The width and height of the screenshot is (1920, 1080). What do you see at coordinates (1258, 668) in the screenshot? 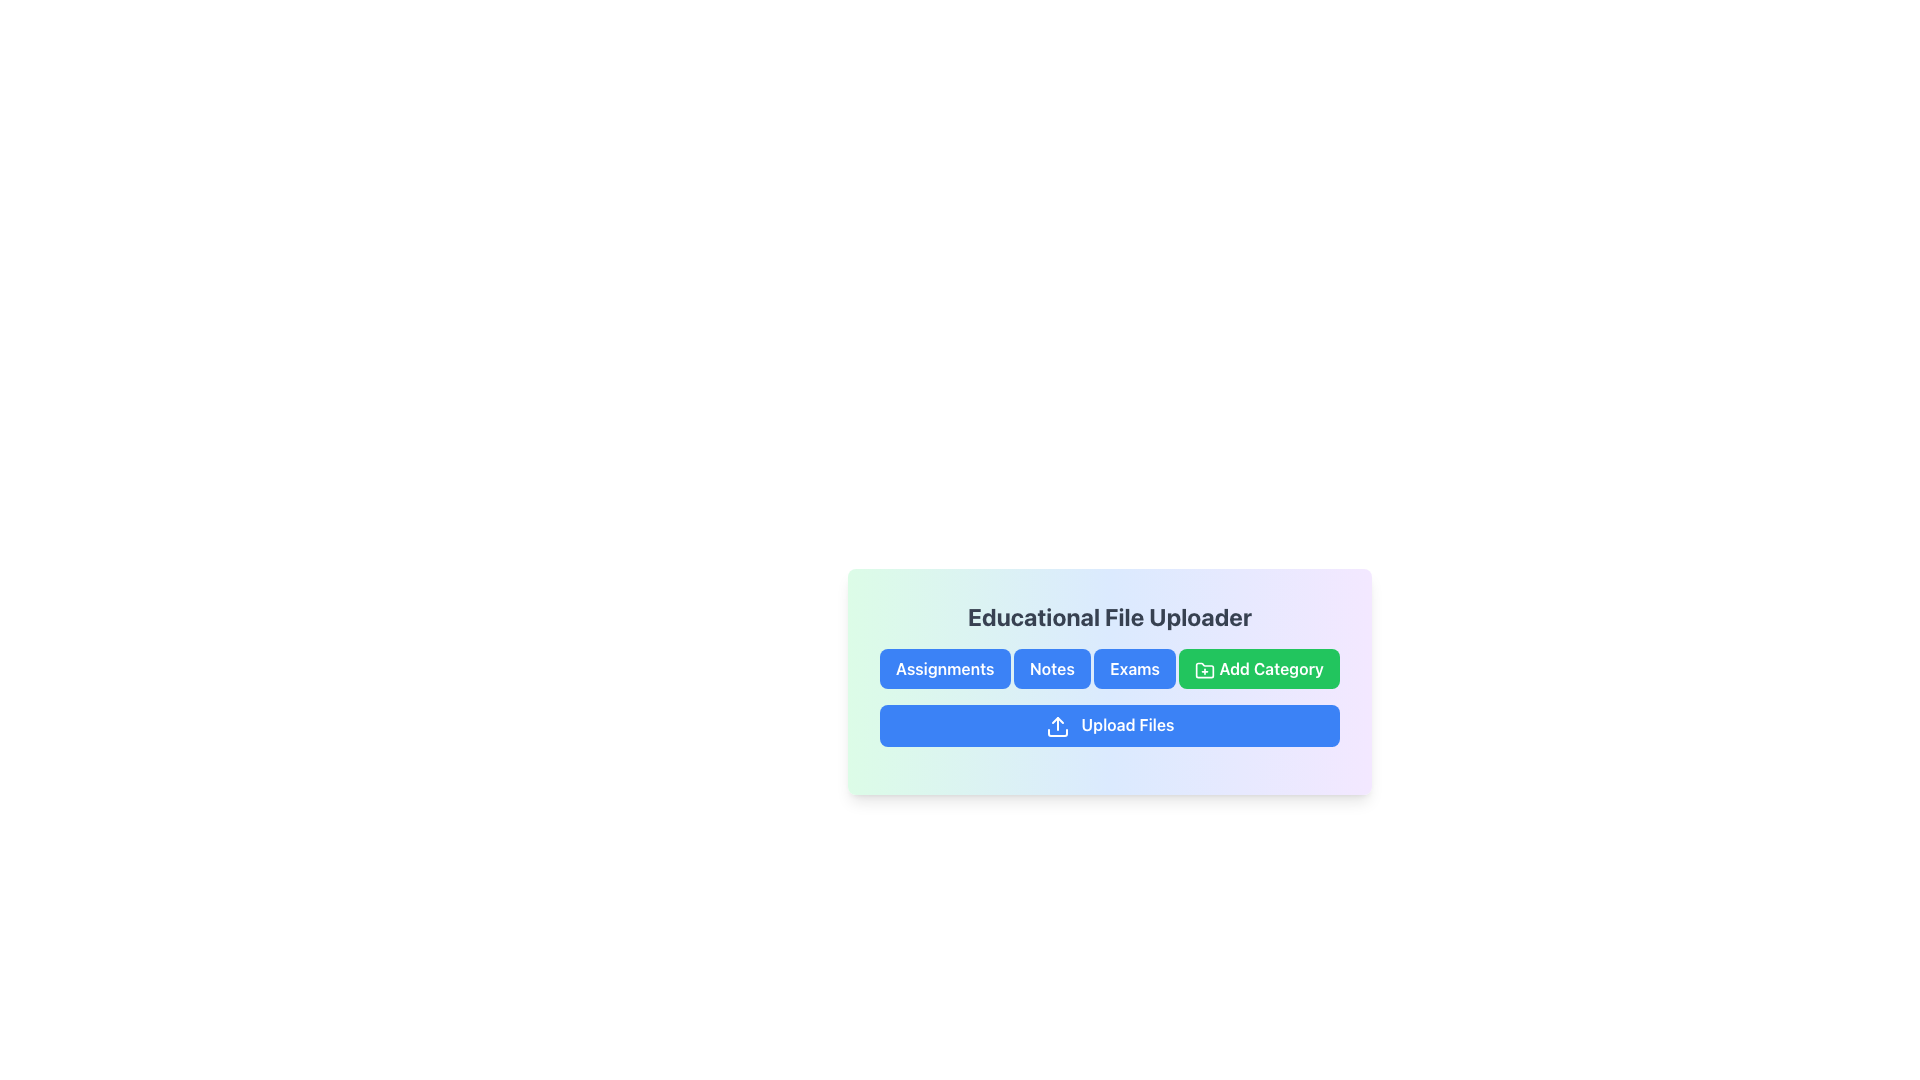
I see `the 'Add Category' button` at bounding box center [1258, 668].